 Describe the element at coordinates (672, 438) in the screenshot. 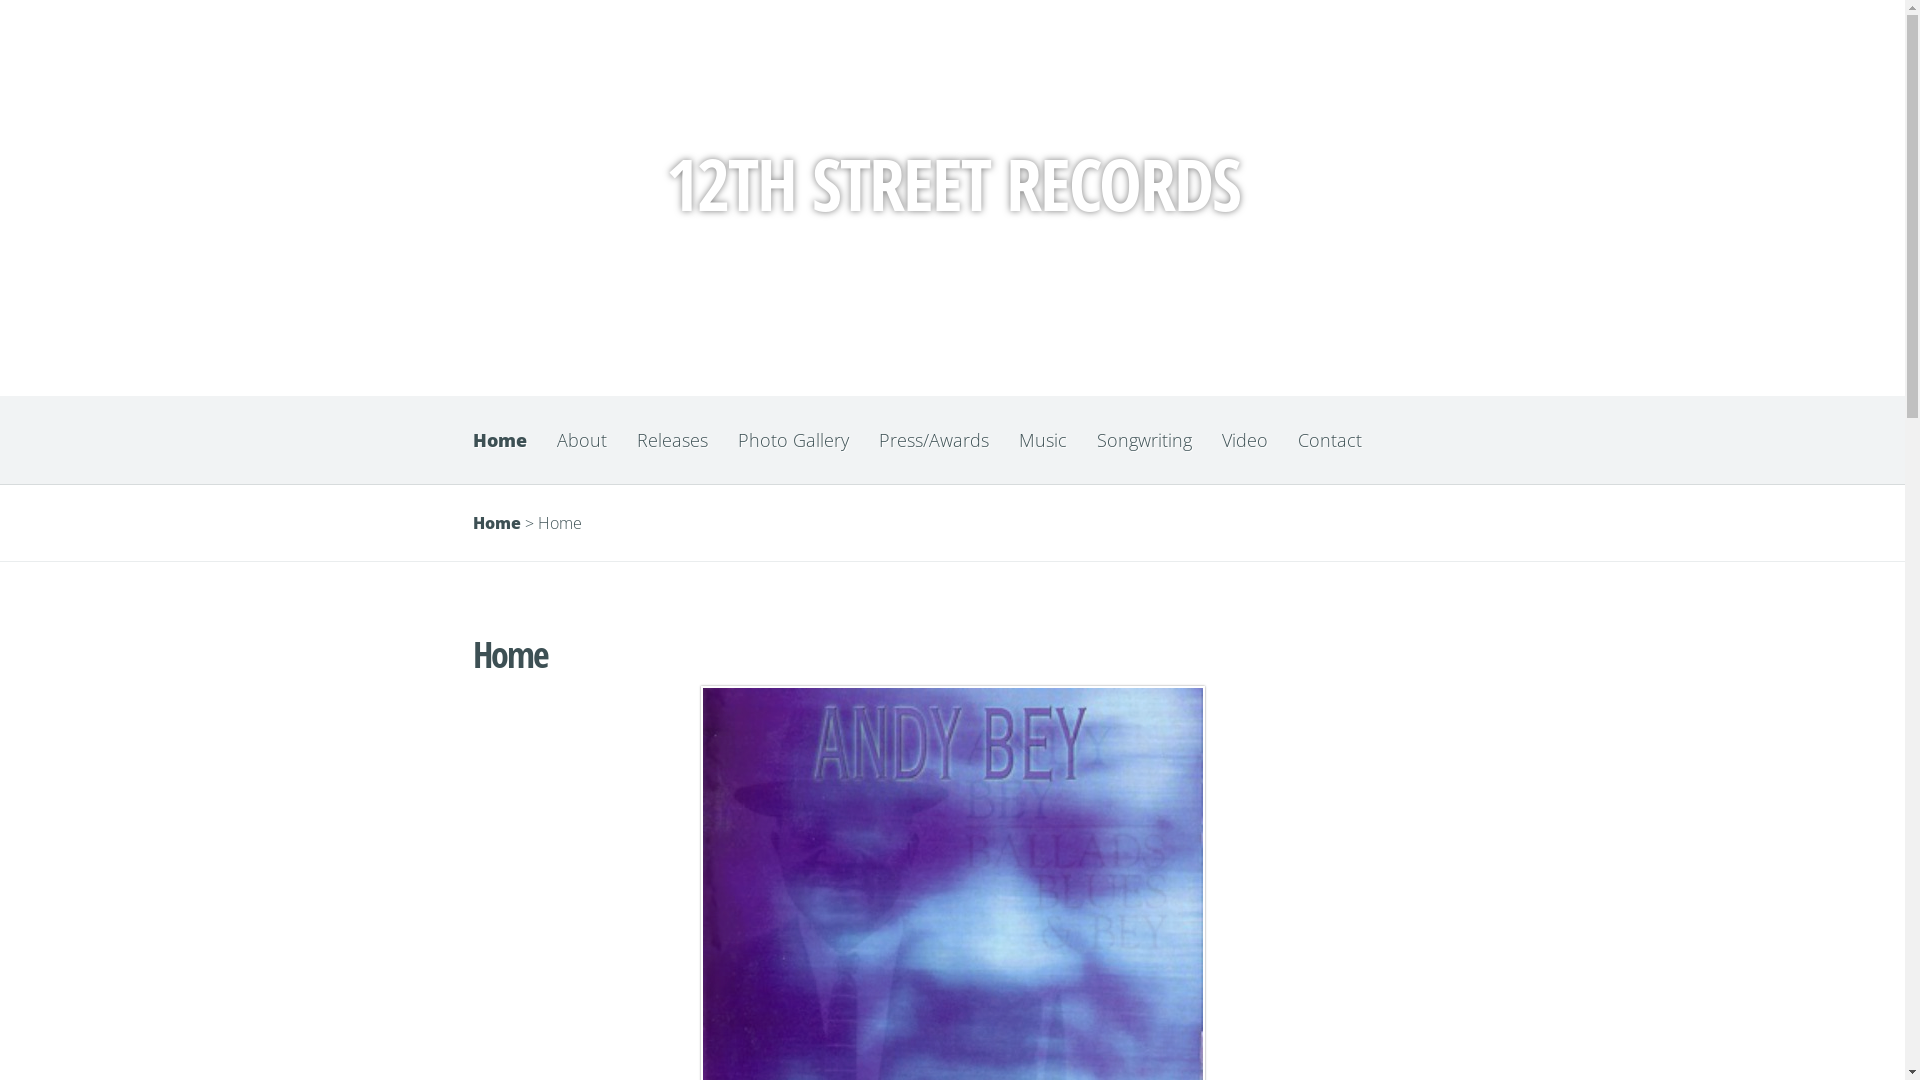

I see `'Releases'` at that location.